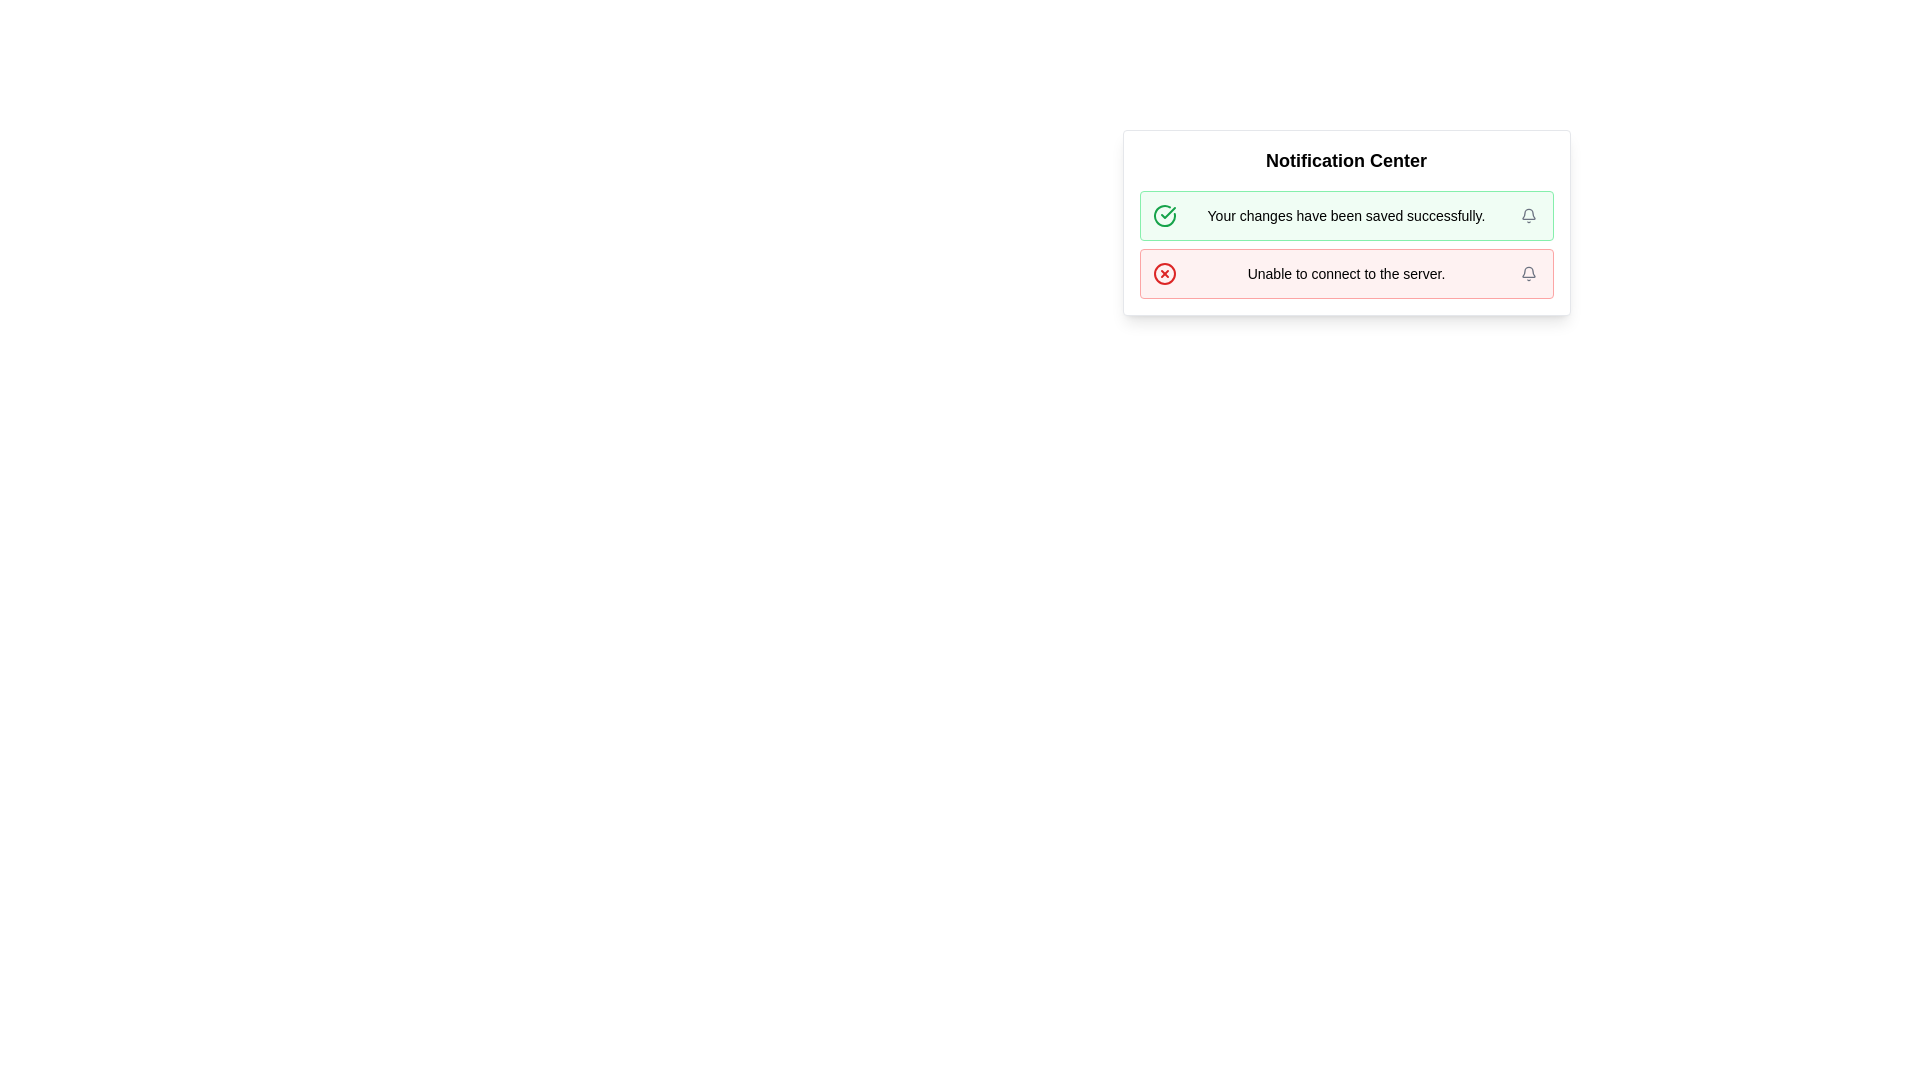 The width and height of the screenshot is (1920, 1080). I want to click on the text label displaying 'Unable to connect to the server.' located in the second notification entry of the 'Notification Center', so click(1346, 273).